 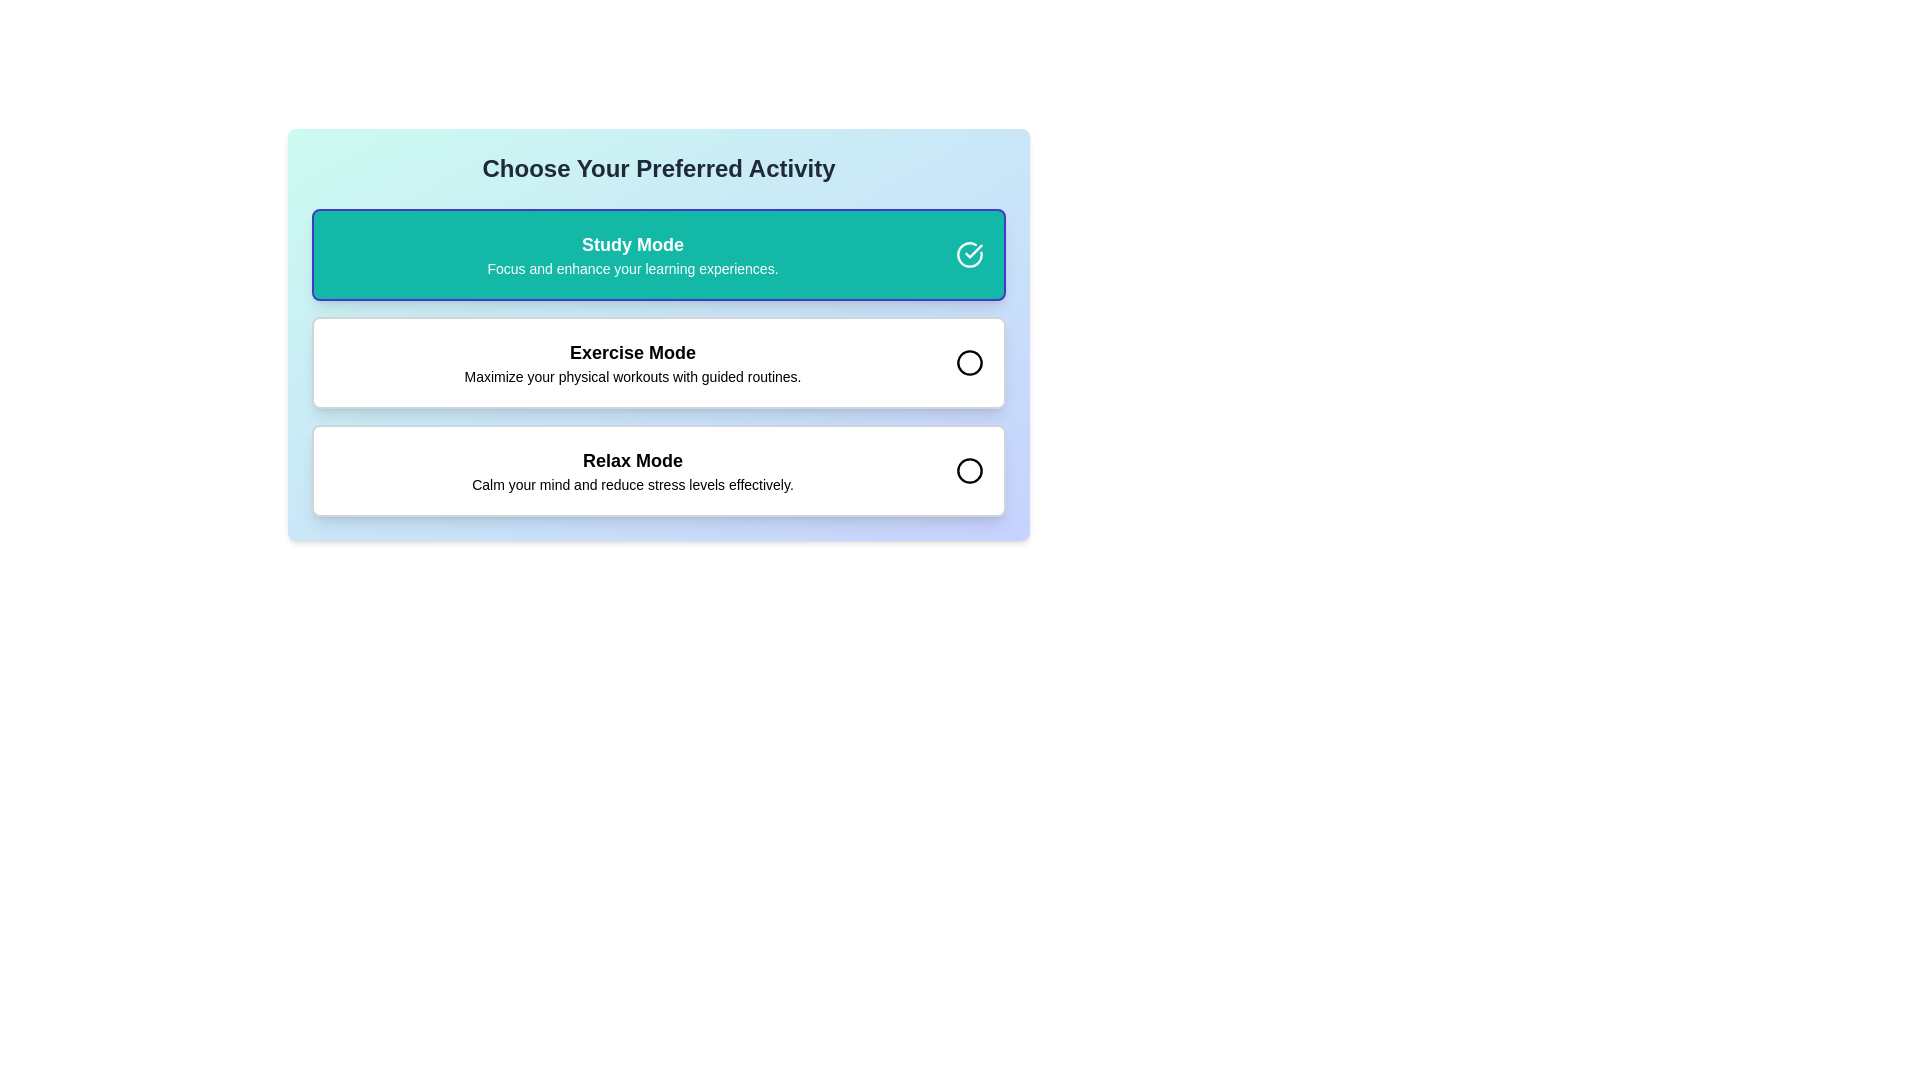 What do you see at coordinates (632, 377) in the screenshot?
I see `the static text element that provides explanatory details about the 'Exercise Mode' option, located beneath its title in the middle of the interface` at bounding box center [632, 377].